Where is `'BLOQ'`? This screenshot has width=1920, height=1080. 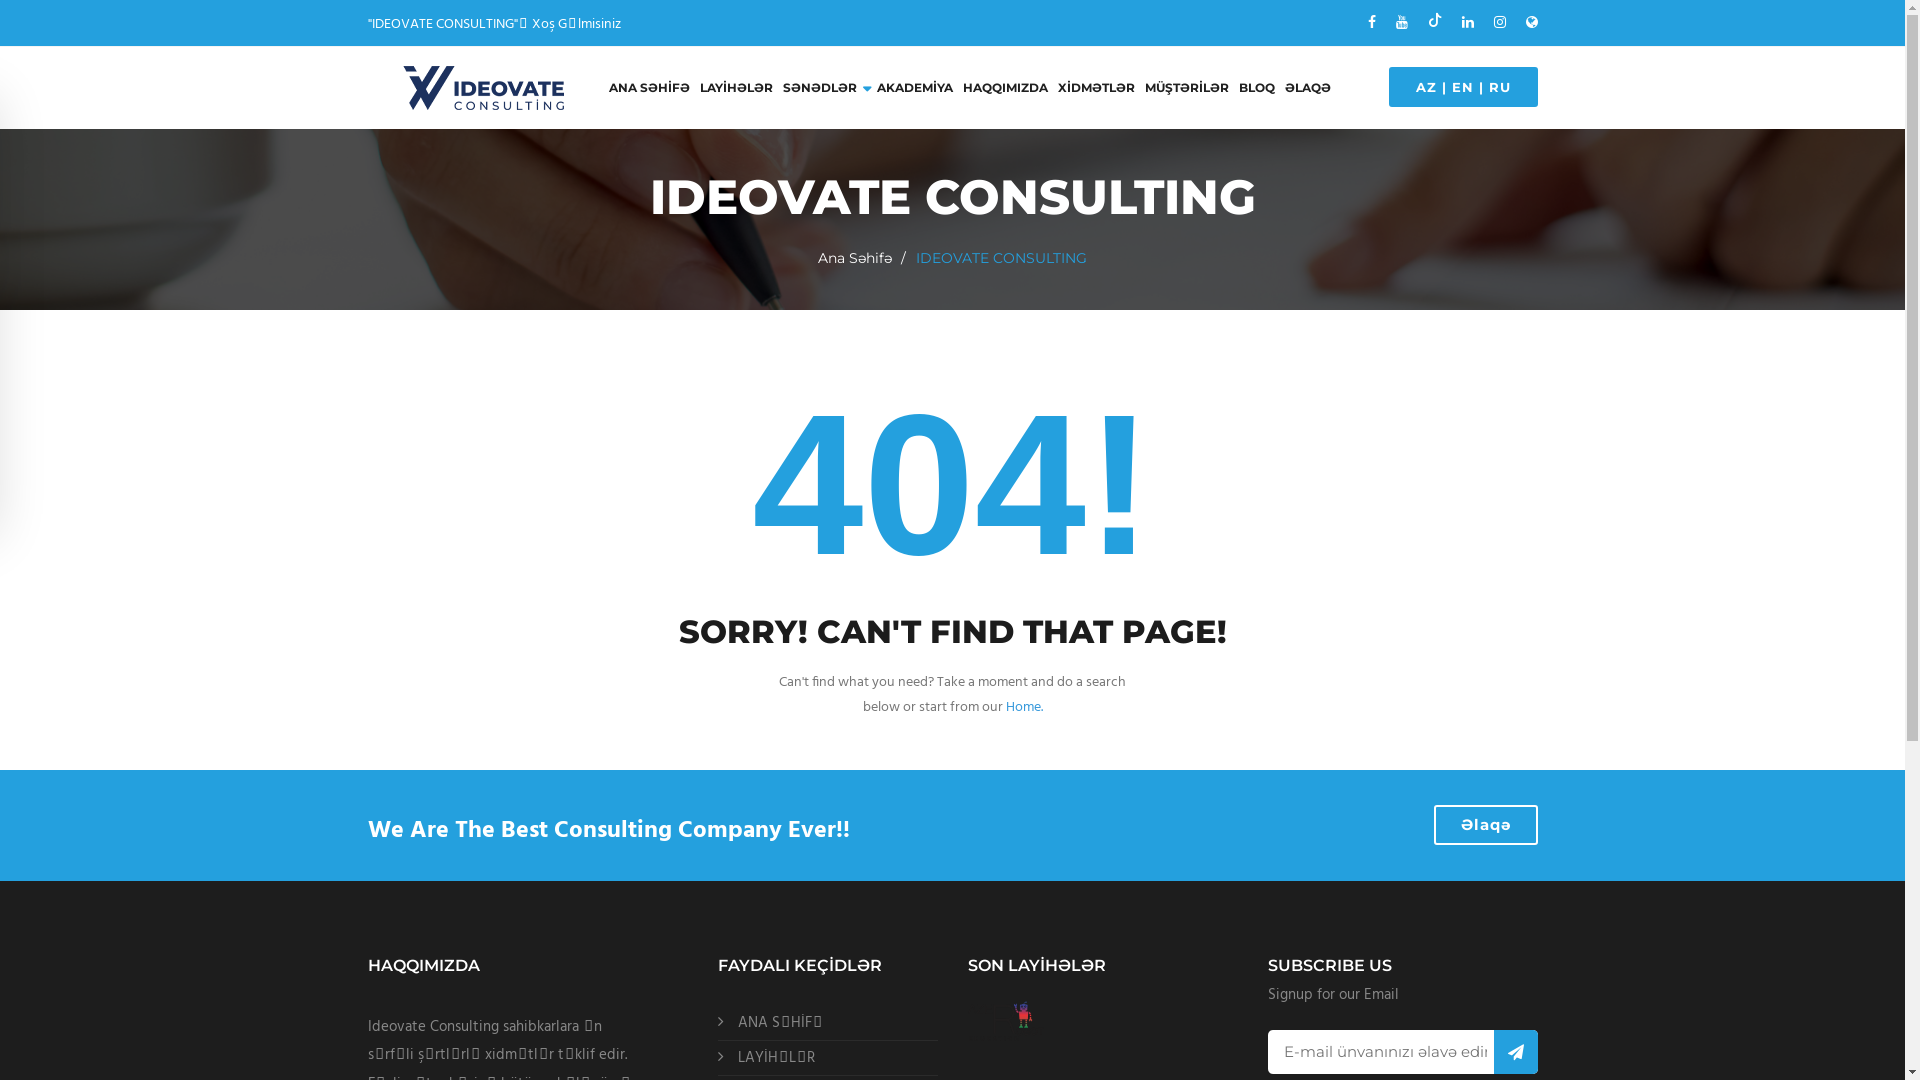 'BLOQ' is located at coordinates (1255, 87).